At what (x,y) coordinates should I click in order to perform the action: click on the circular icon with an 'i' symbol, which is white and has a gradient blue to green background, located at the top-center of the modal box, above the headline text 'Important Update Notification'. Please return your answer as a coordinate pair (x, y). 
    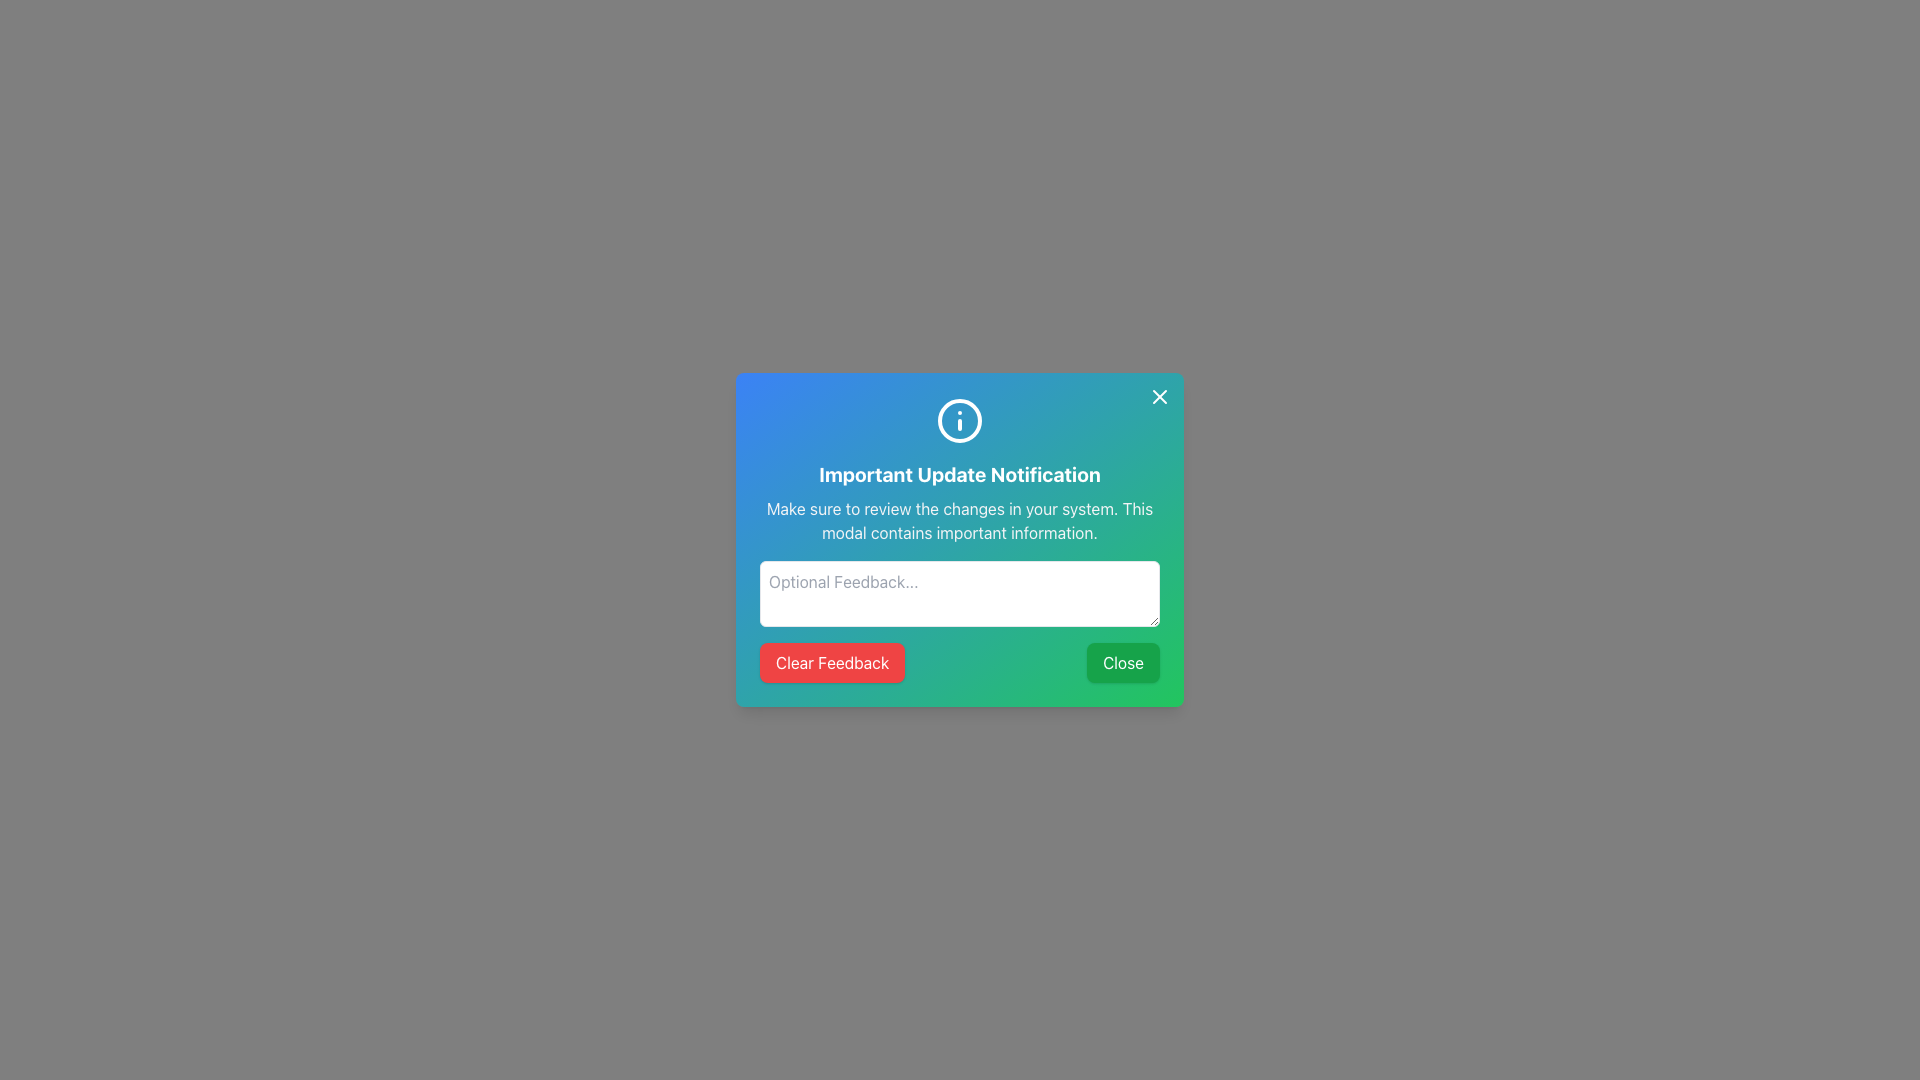
    Looking at the image, I should click on (960, 419).